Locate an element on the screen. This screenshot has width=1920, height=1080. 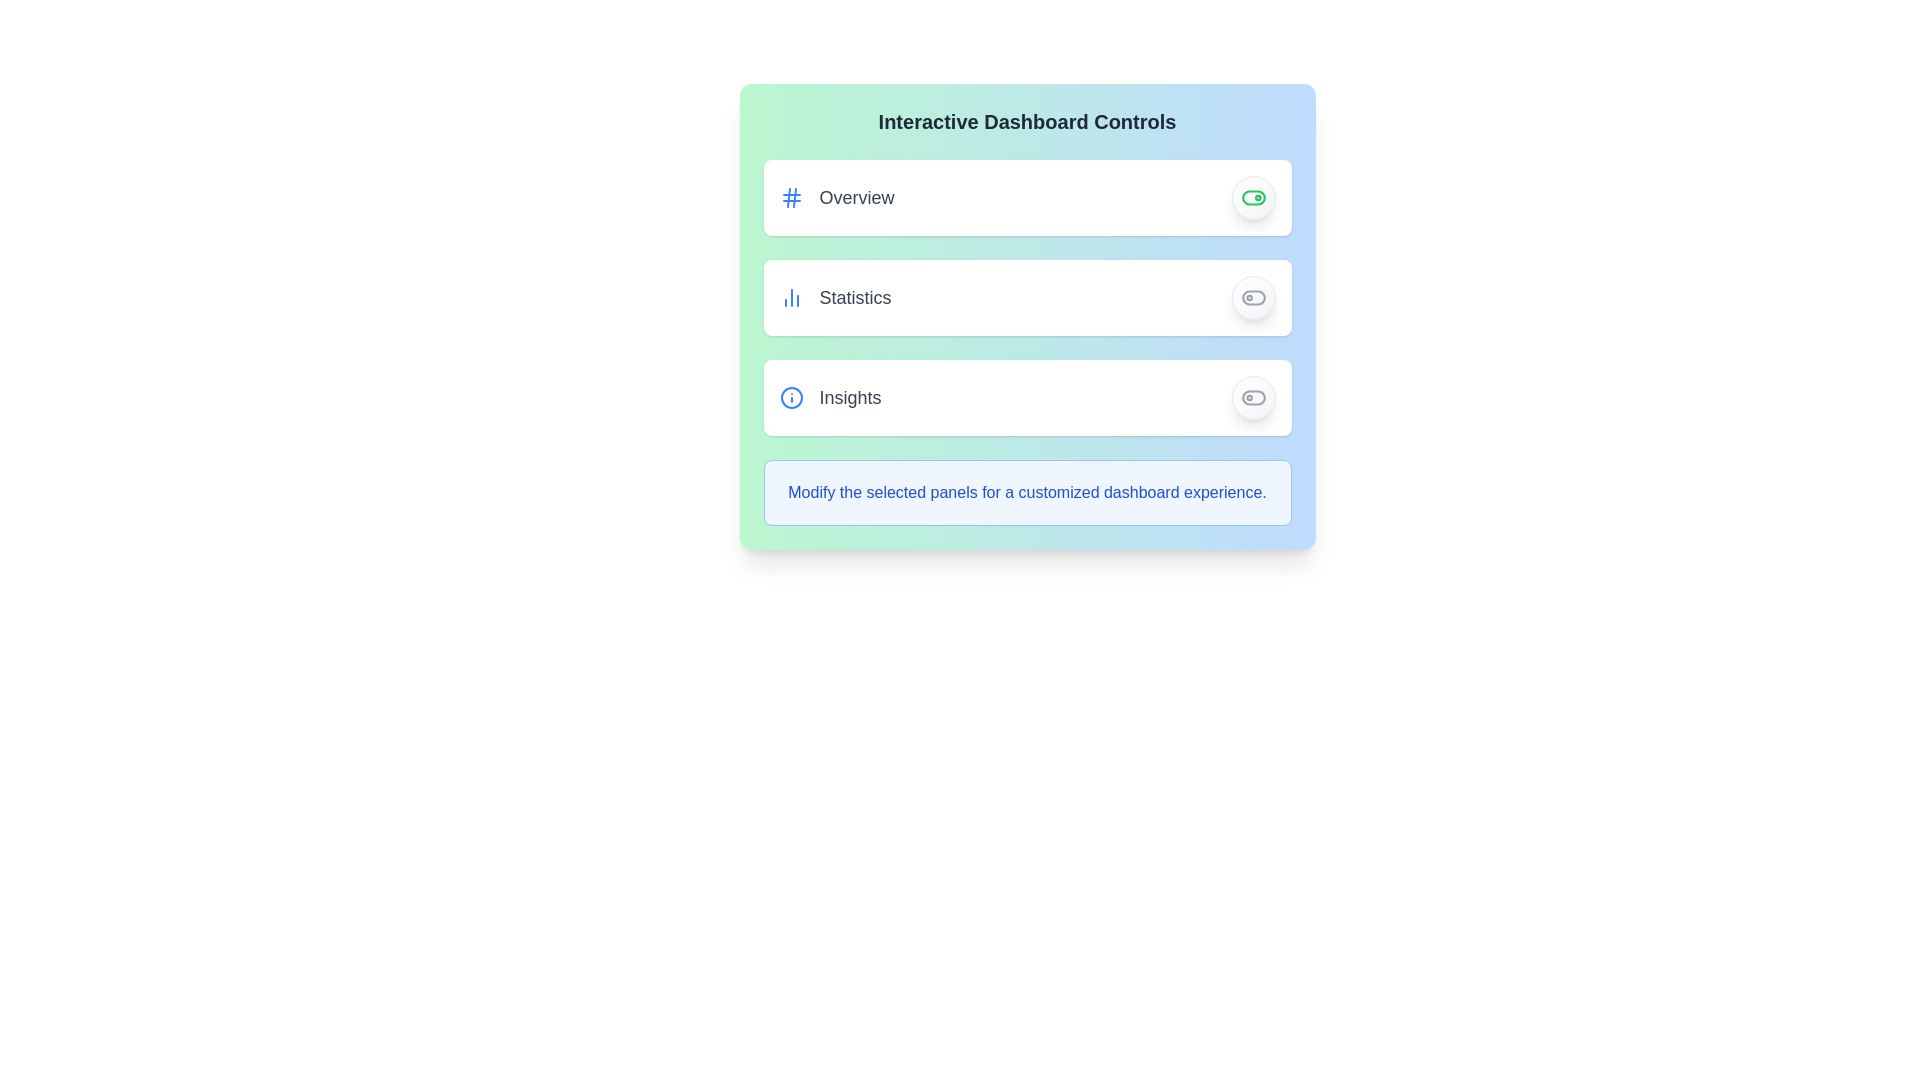
the 'Statistics' label, which is a text label styled in gray and located to the right of a chart-like icon, within the middle row of the dashboard controls is located at coordinates (855, 297).